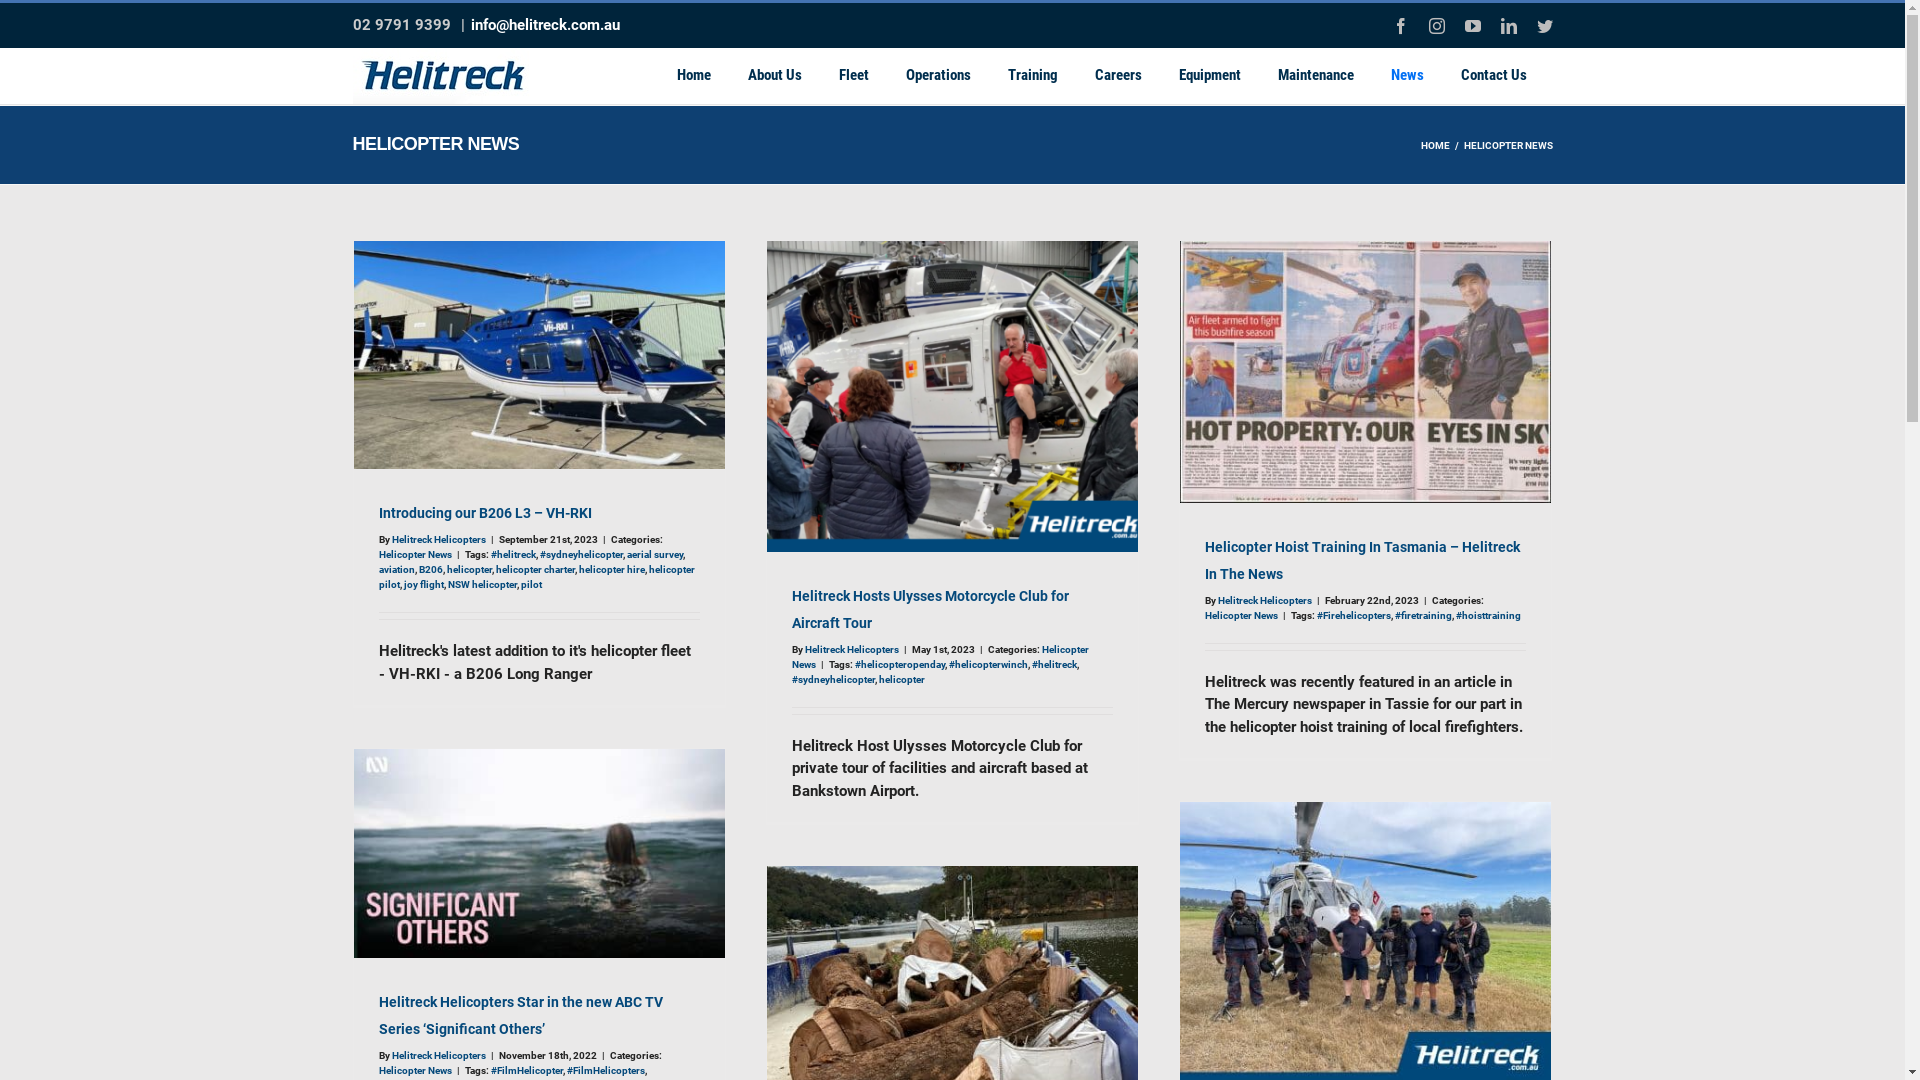 This screenshot has height=1080, width=1920. What do you see at coordinates (544, 24) in the screenshot?
I see `'info@helitreck.com.au'` at bounding box center [544, 24].